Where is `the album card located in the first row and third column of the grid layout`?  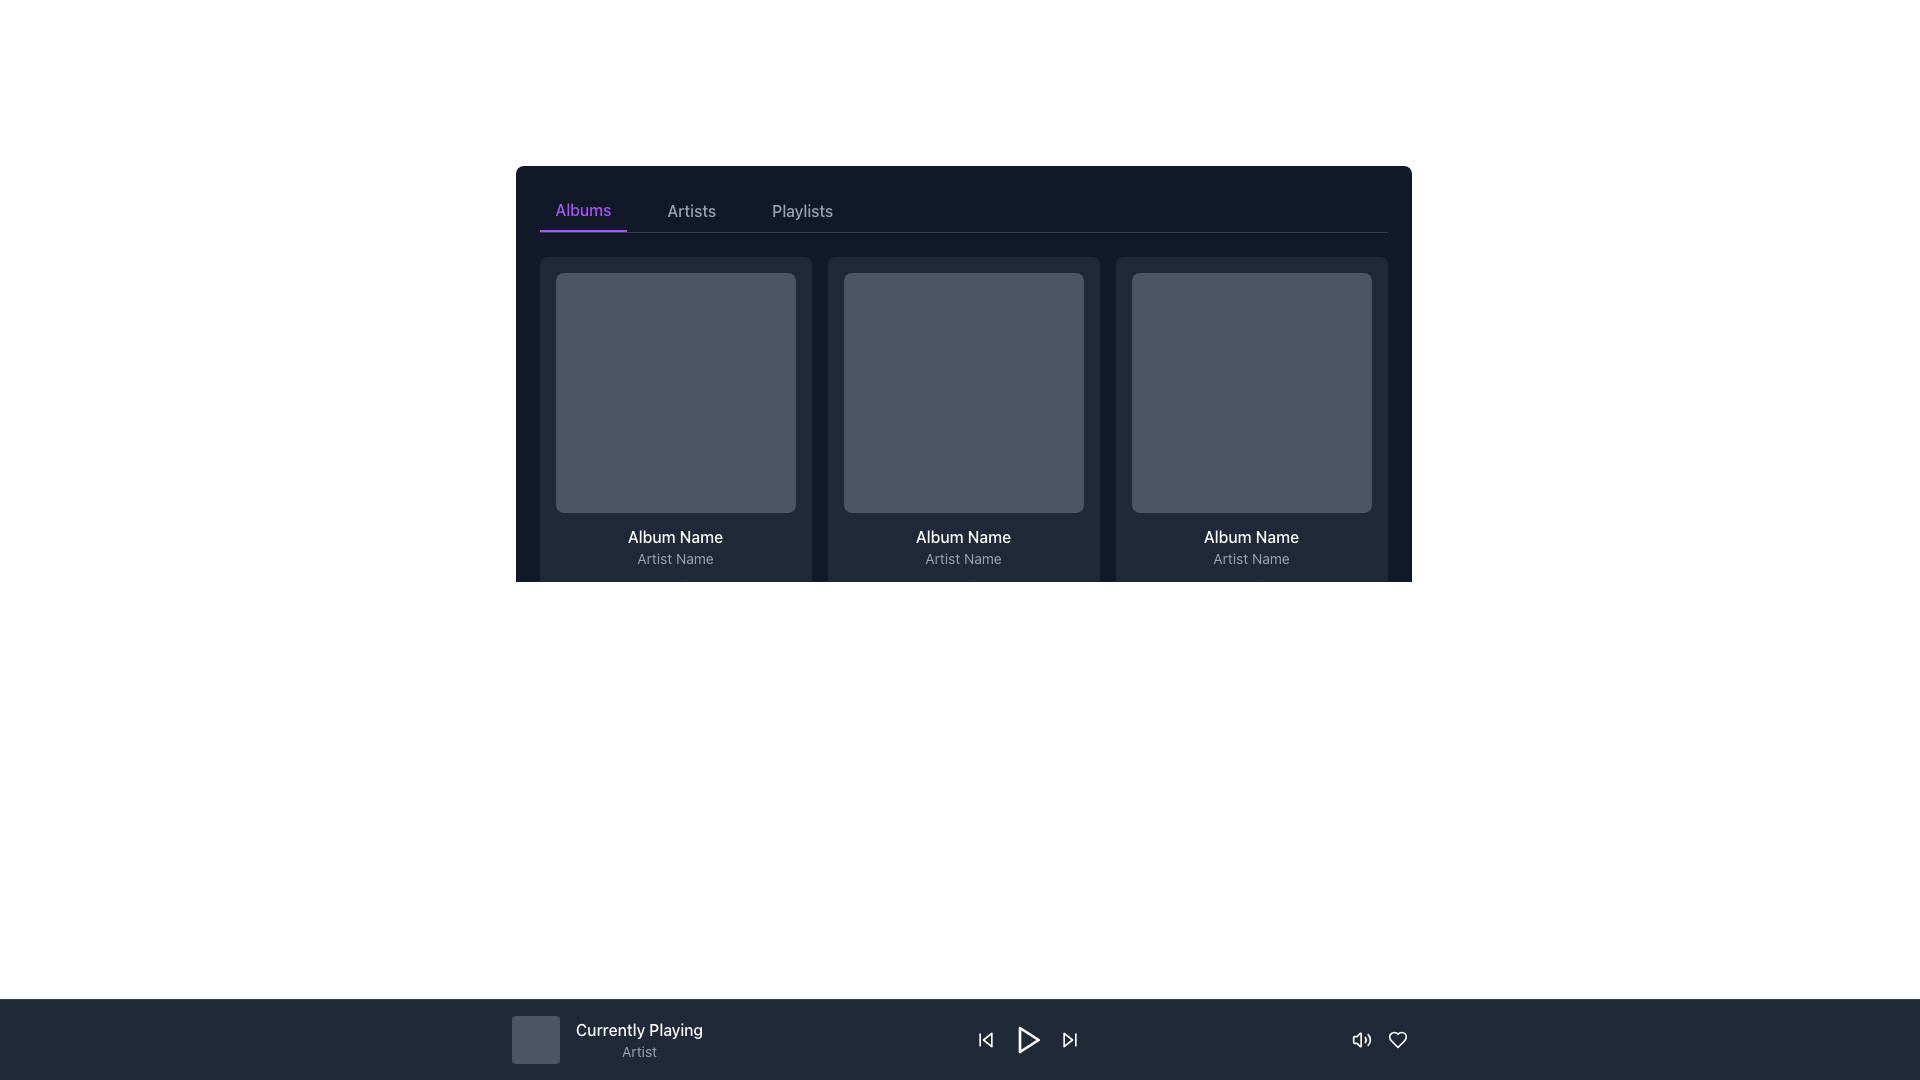
the album card located in the first row and third column of the grid layout is located at coordinates (1250, 434).